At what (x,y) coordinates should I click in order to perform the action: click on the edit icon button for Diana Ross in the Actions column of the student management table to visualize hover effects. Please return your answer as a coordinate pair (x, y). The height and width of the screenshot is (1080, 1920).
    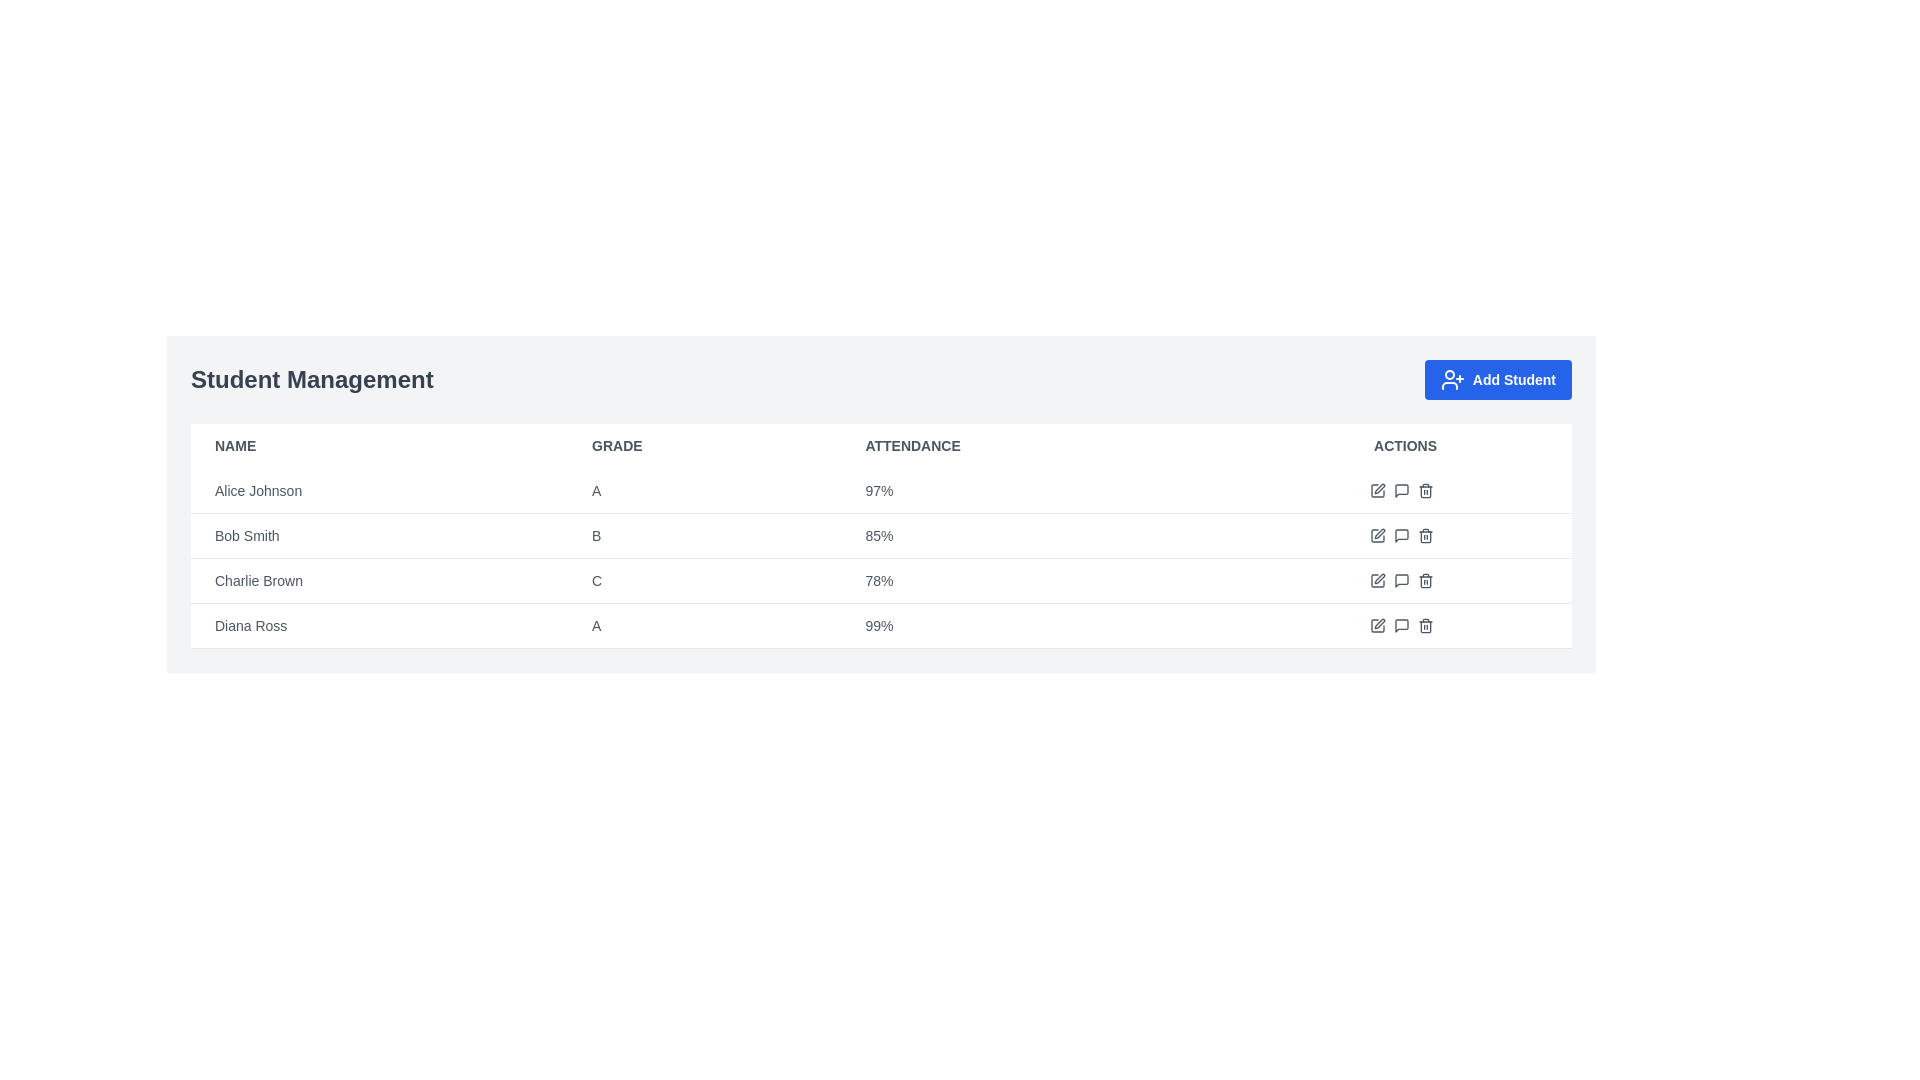
    Looking at the image, I should click on (1376, 624).